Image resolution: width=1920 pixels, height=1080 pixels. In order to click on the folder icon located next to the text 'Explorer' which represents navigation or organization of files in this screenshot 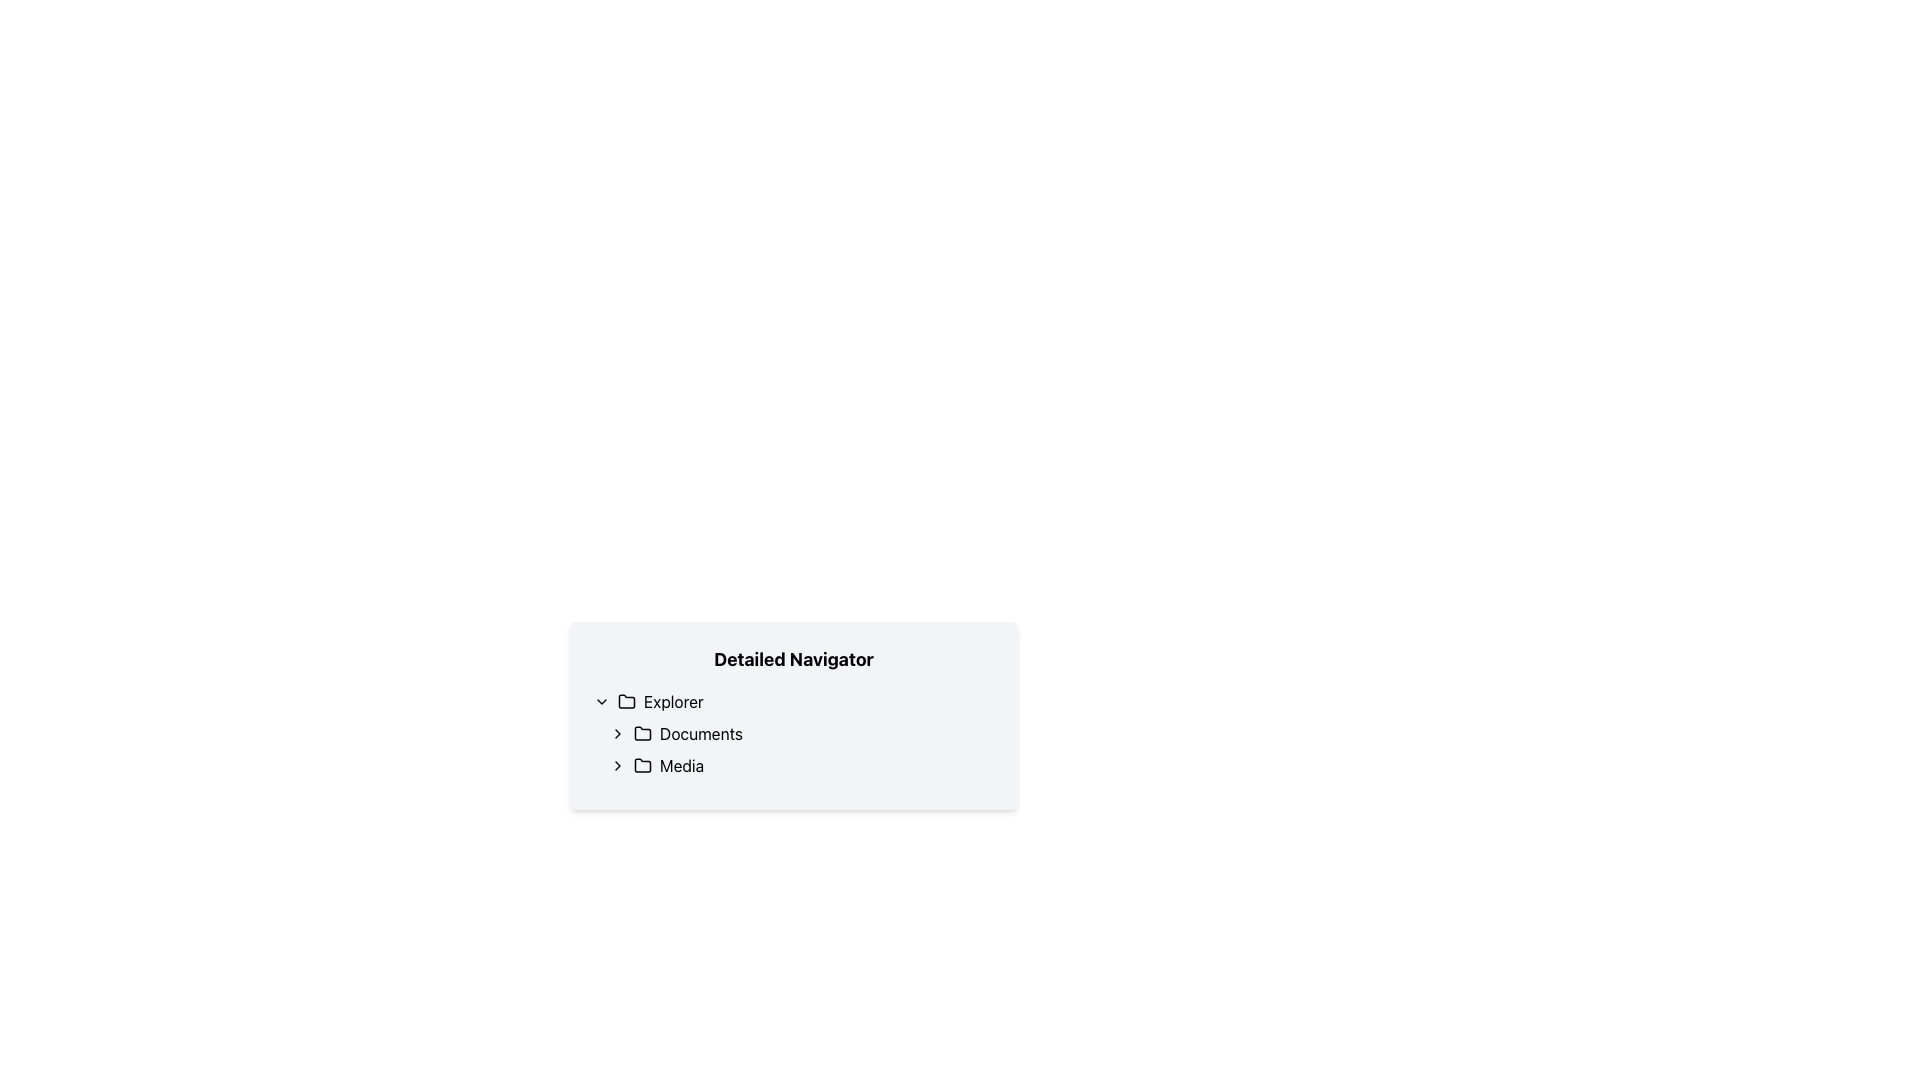, I will do `click(626, 701)`.